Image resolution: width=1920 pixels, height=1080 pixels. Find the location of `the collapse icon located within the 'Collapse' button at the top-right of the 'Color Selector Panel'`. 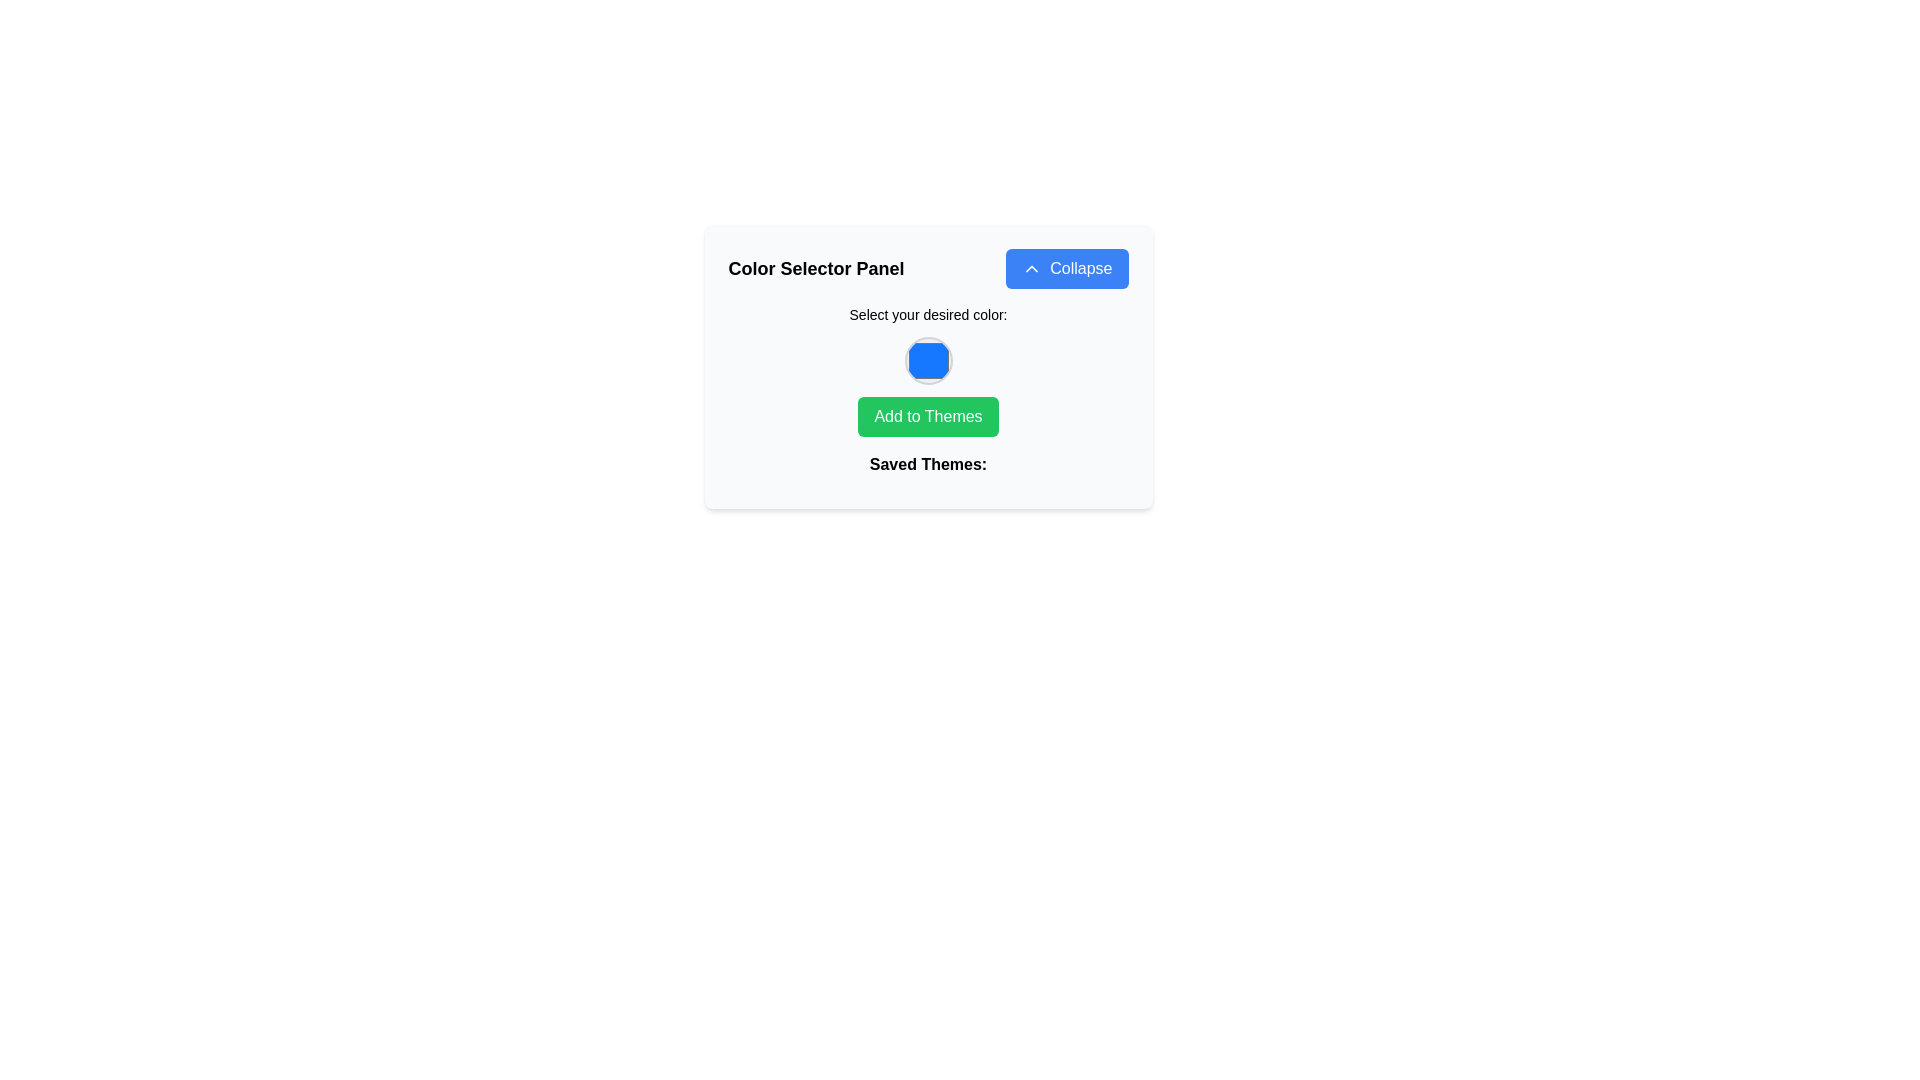

the collapse icon located within the 'Collapse' button at the top-right of the 'Color Selector Panel' is located at coordinates (1032, 268).